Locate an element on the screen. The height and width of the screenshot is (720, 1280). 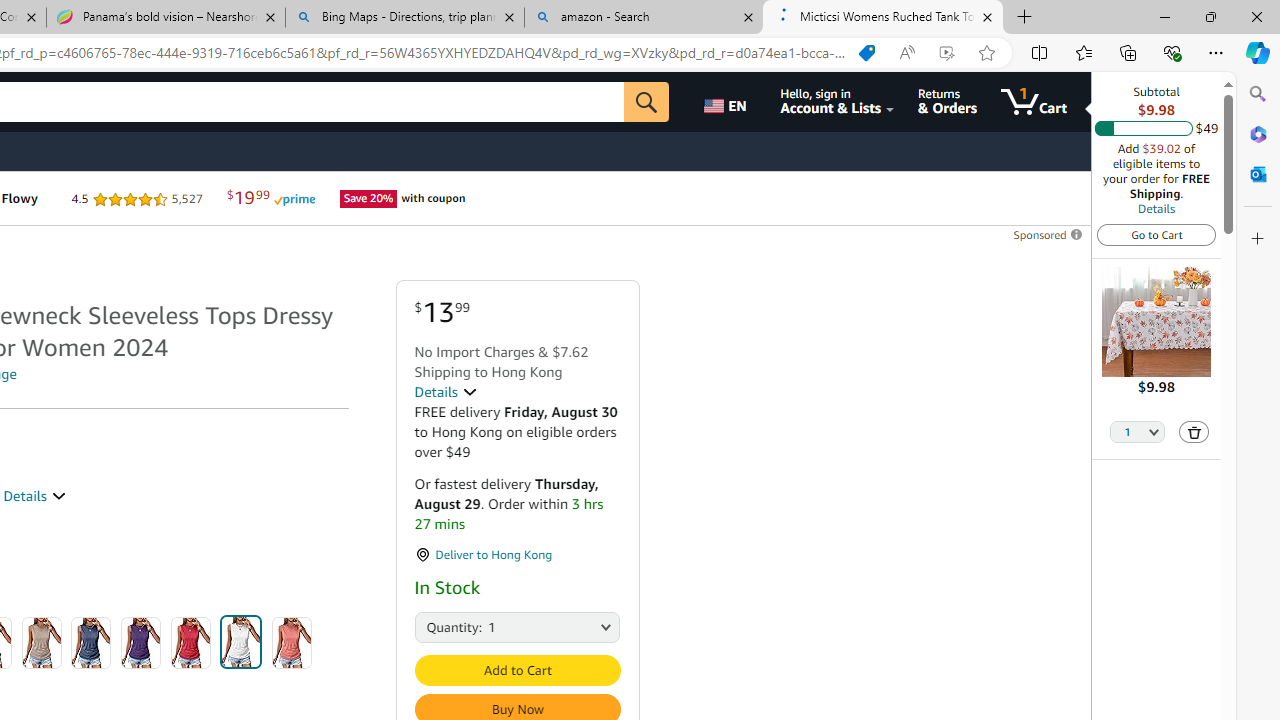
'Purple' is located at coordinates (140, 642).